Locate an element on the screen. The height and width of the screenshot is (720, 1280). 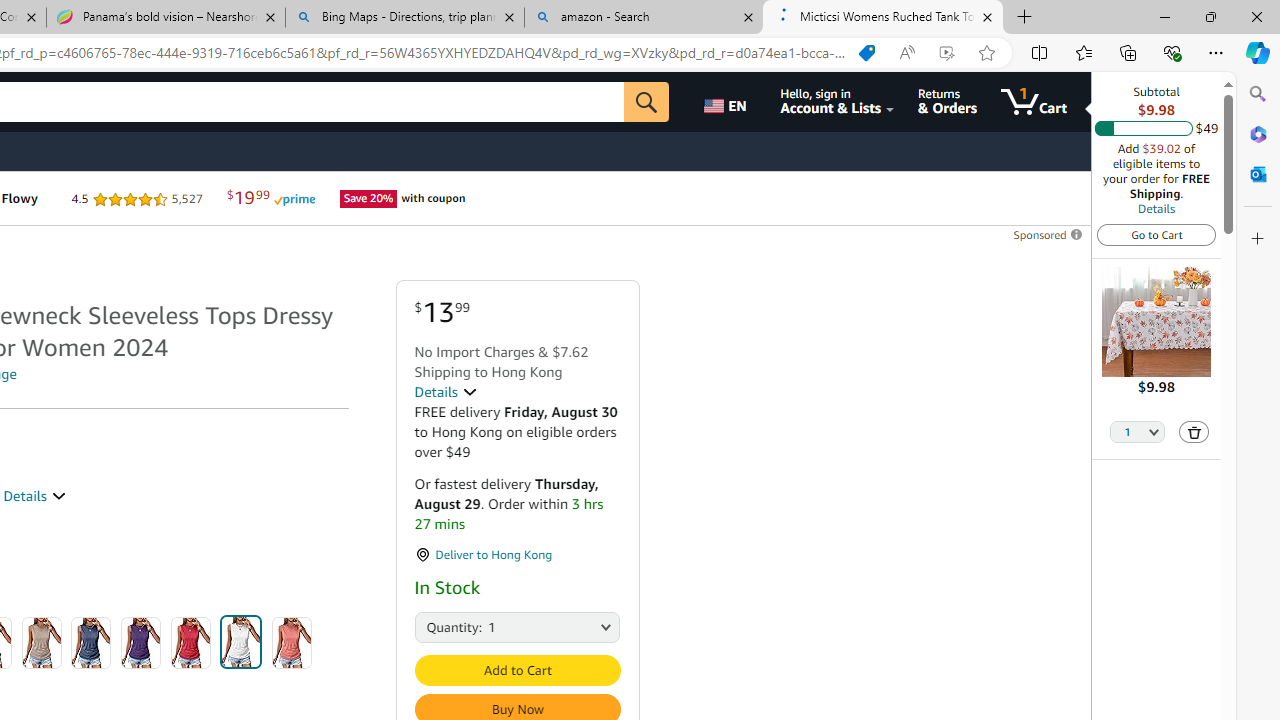
'Purple' is located at coordinates (140, 642).